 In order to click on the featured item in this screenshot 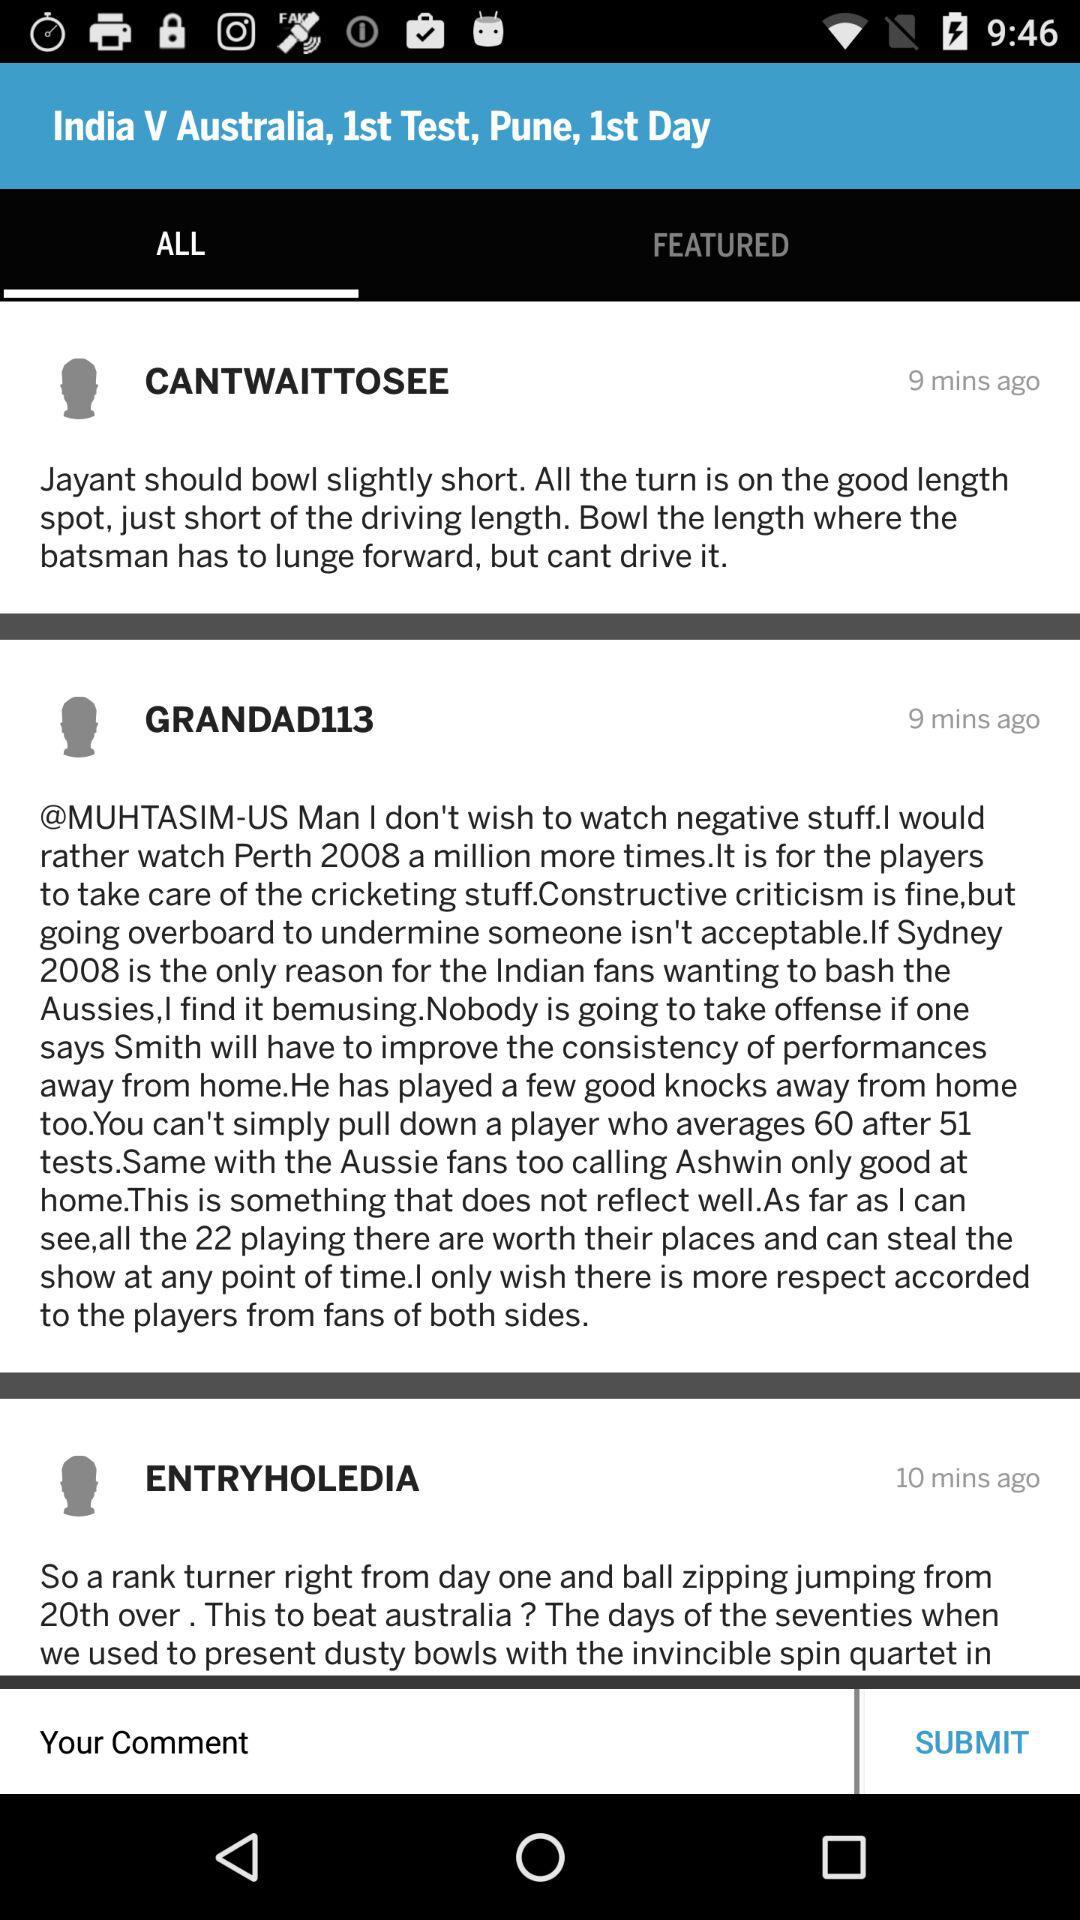, I will do `click(721, 244)`.